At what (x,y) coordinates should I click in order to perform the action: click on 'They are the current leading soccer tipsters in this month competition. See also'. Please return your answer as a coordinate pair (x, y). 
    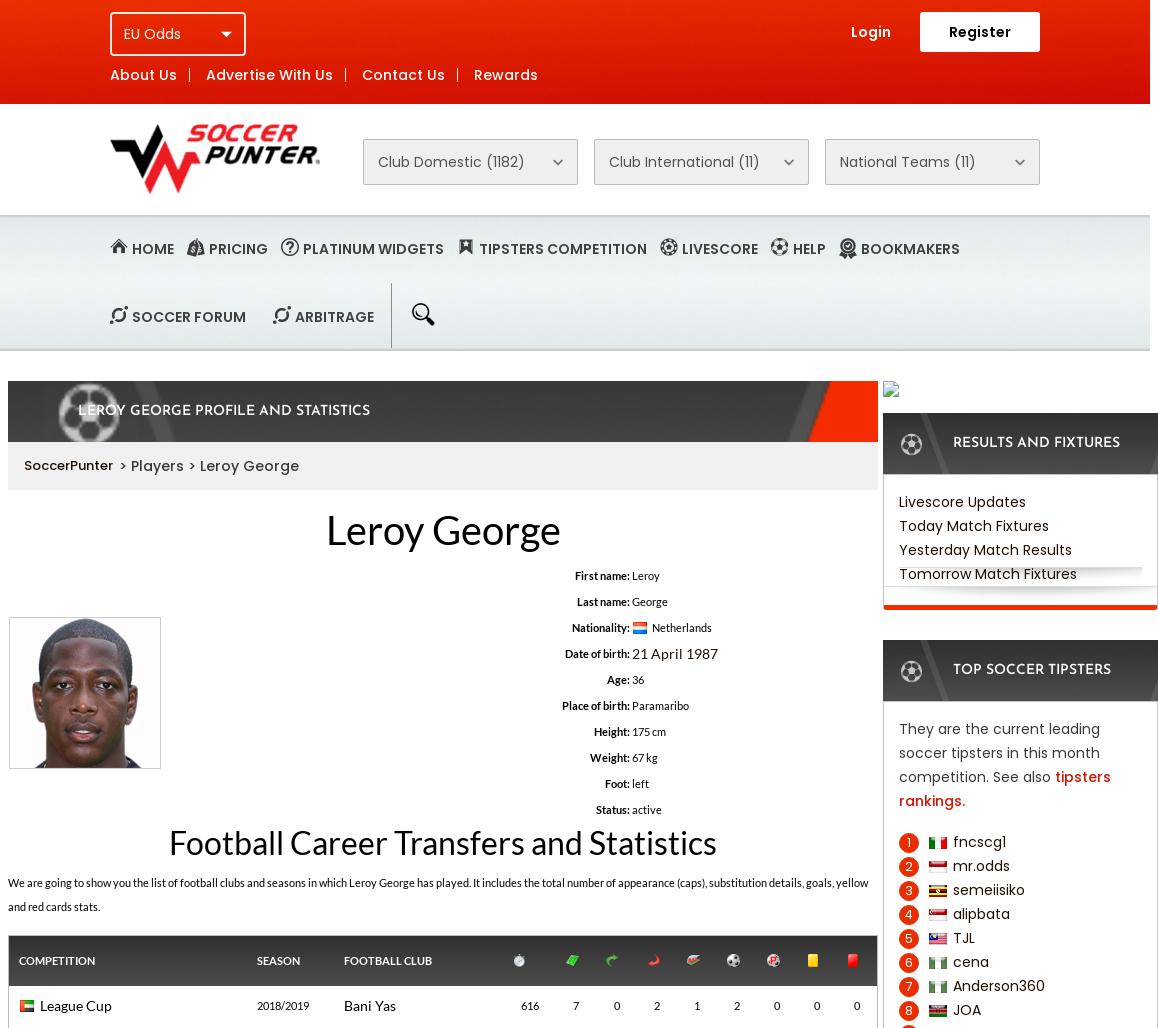
    Looking at the image, I should click on (998, 752).